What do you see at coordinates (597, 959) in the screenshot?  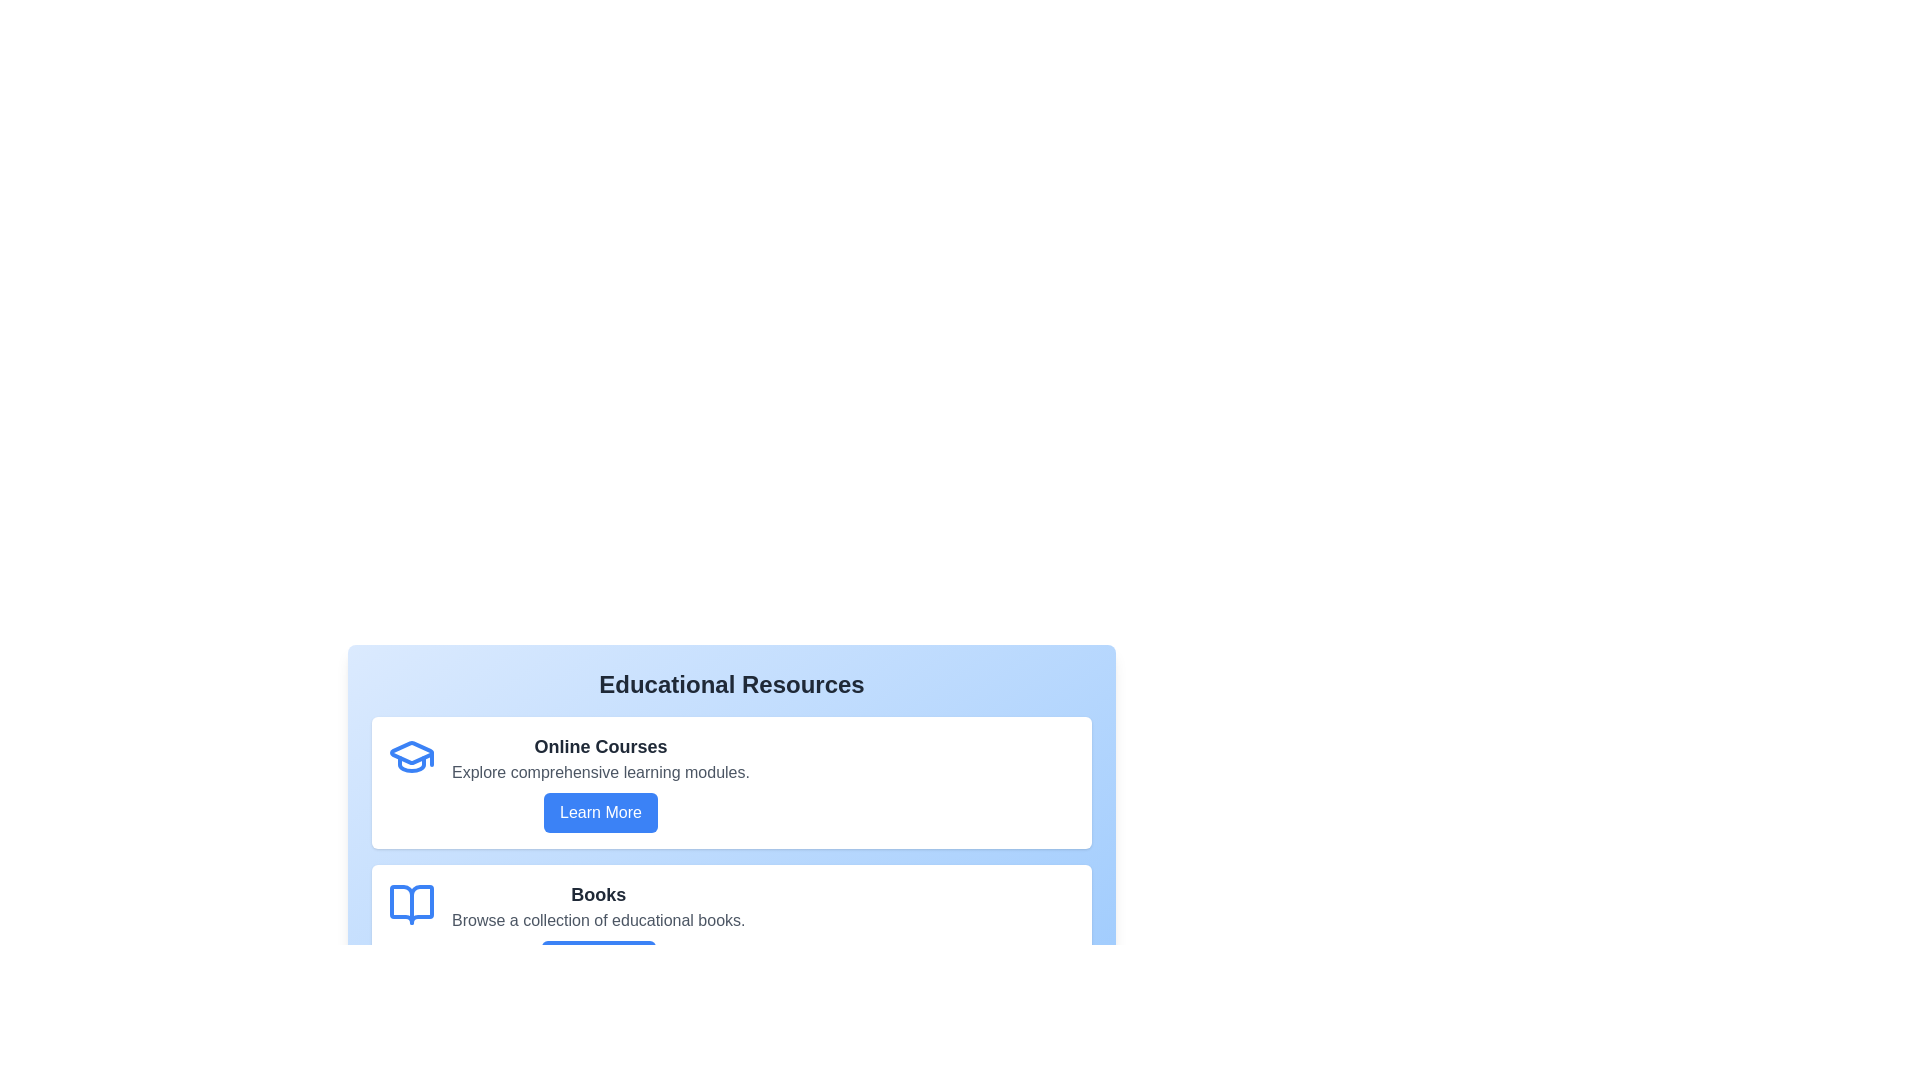 I see `the 'Learn More' button for Books` at bounding box center [597, 959].